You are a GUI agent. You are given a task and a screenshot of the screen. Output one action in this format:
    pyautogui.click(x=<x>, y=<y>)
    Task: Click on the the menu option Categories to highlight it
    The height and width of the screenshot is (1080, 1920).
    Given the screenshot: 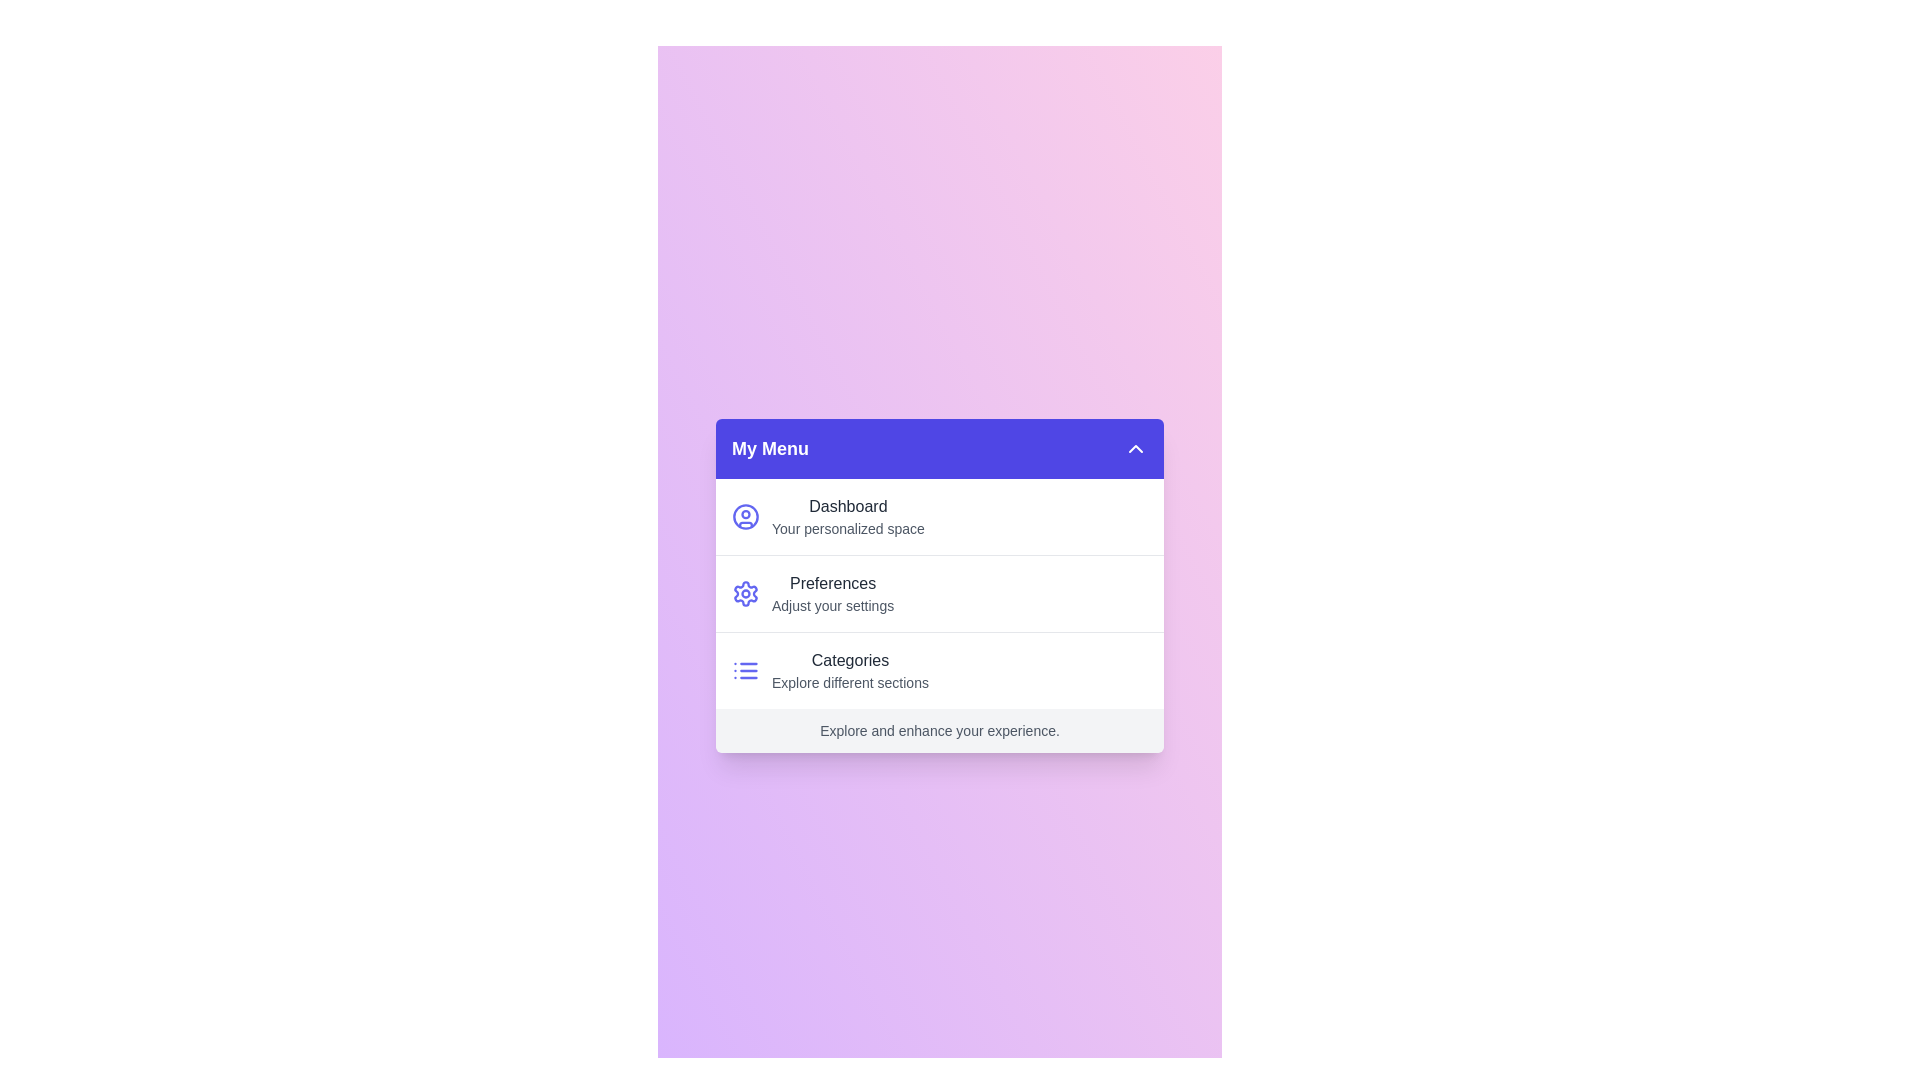 What is the action you would take?
    pyautogui.click(x=939, y=670)
    